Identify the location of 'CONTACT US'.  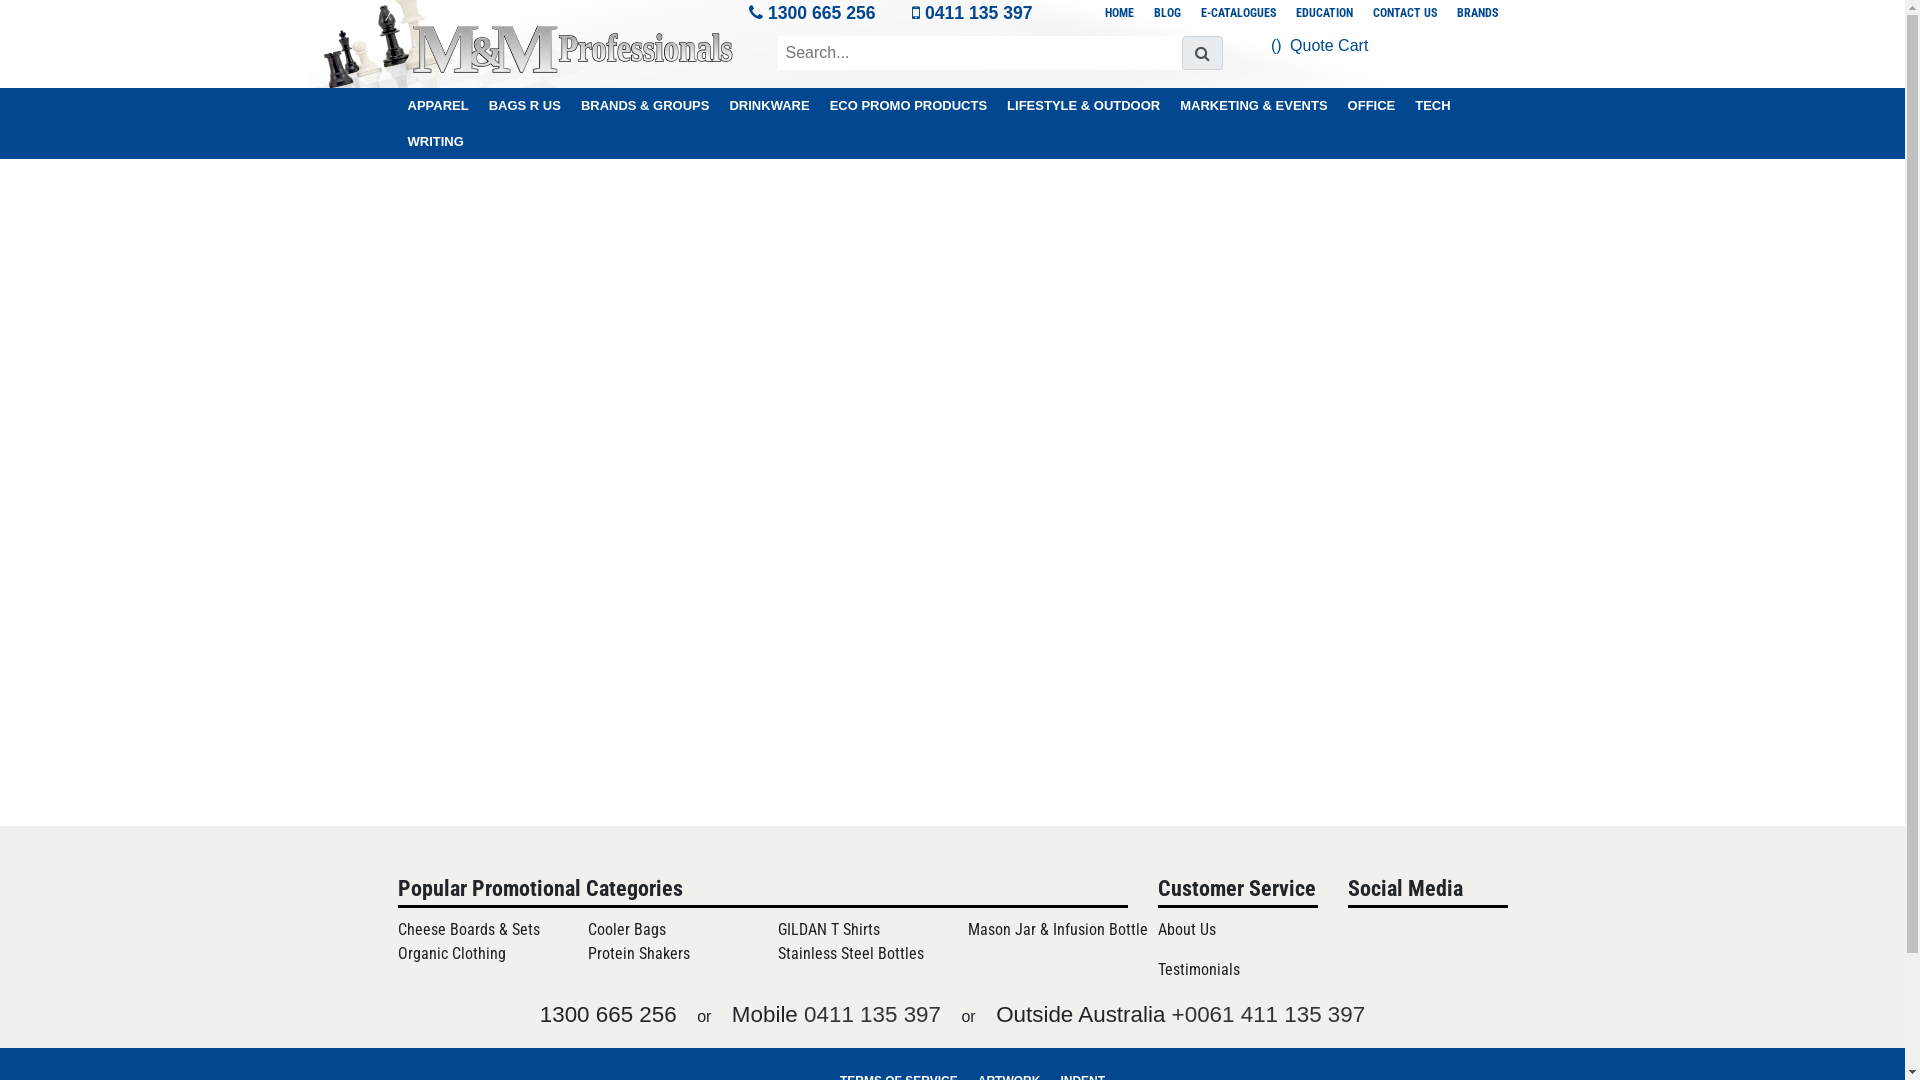
(1402, 12).